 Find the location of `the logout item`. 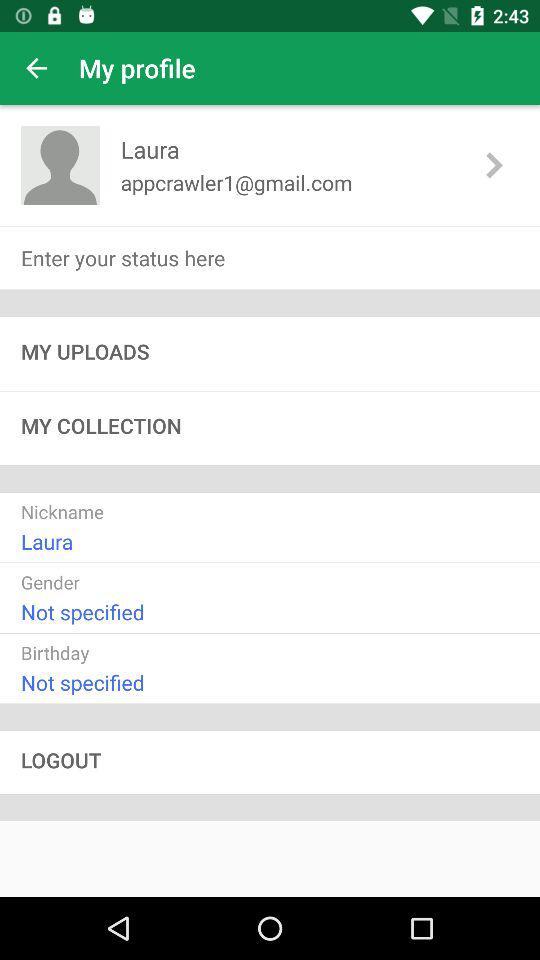

the logout item is located at coordinates (270, 761).